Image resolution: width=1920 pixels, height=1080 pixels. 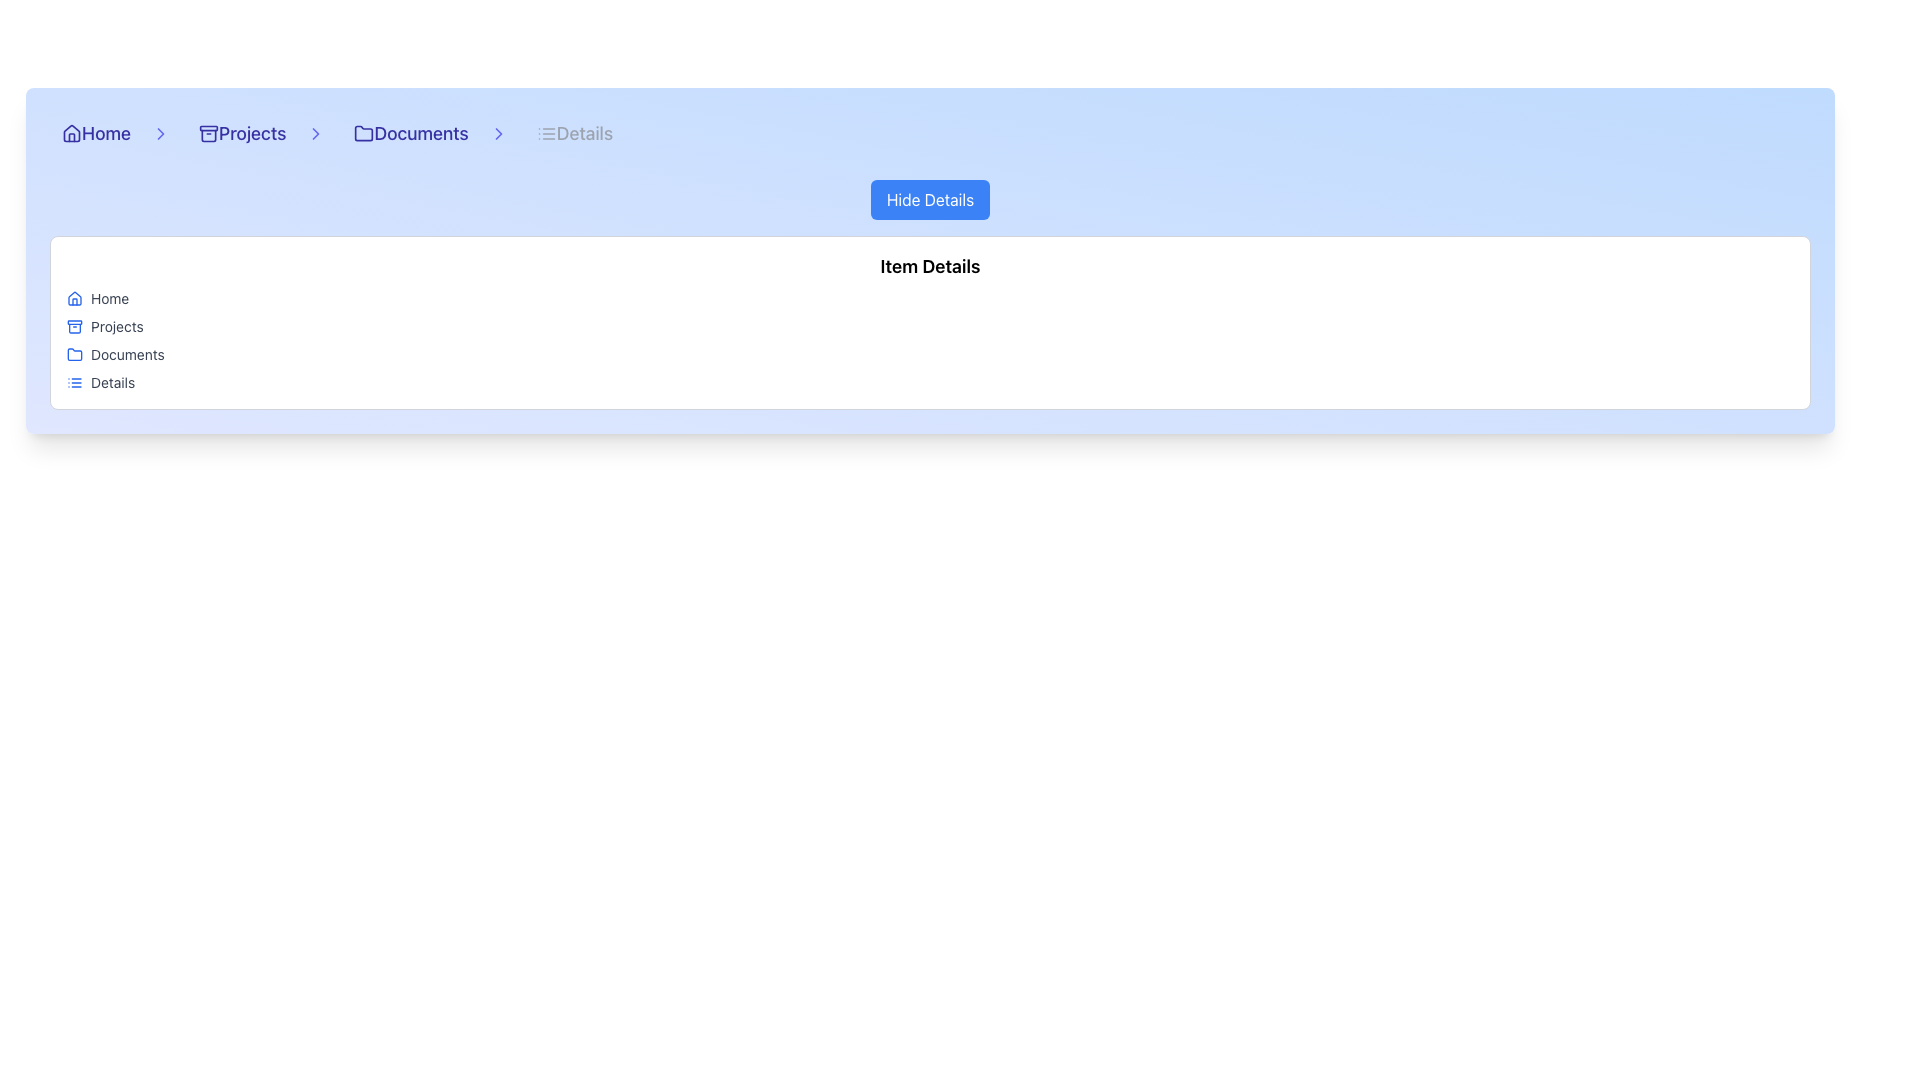 What do you see at coordinates (241, 134) in the screenshot?
I see `the 'Projects' text label in the breadcrumb navigation bar` at bounding box center [241, 134].